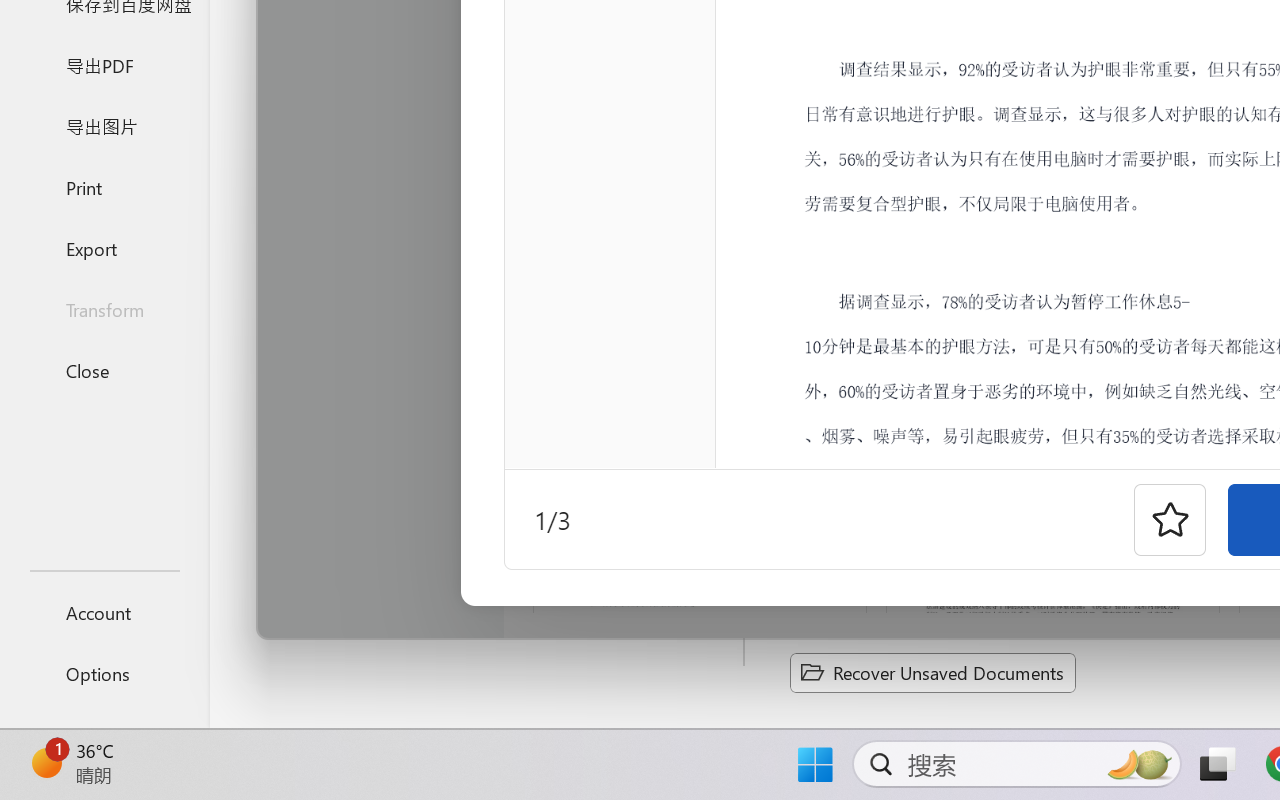 The image size is (1280, 800). What do you see at coordinates (103, 308) in the screenshot?
I see `'Transform'` at bounding box center [103, 308].